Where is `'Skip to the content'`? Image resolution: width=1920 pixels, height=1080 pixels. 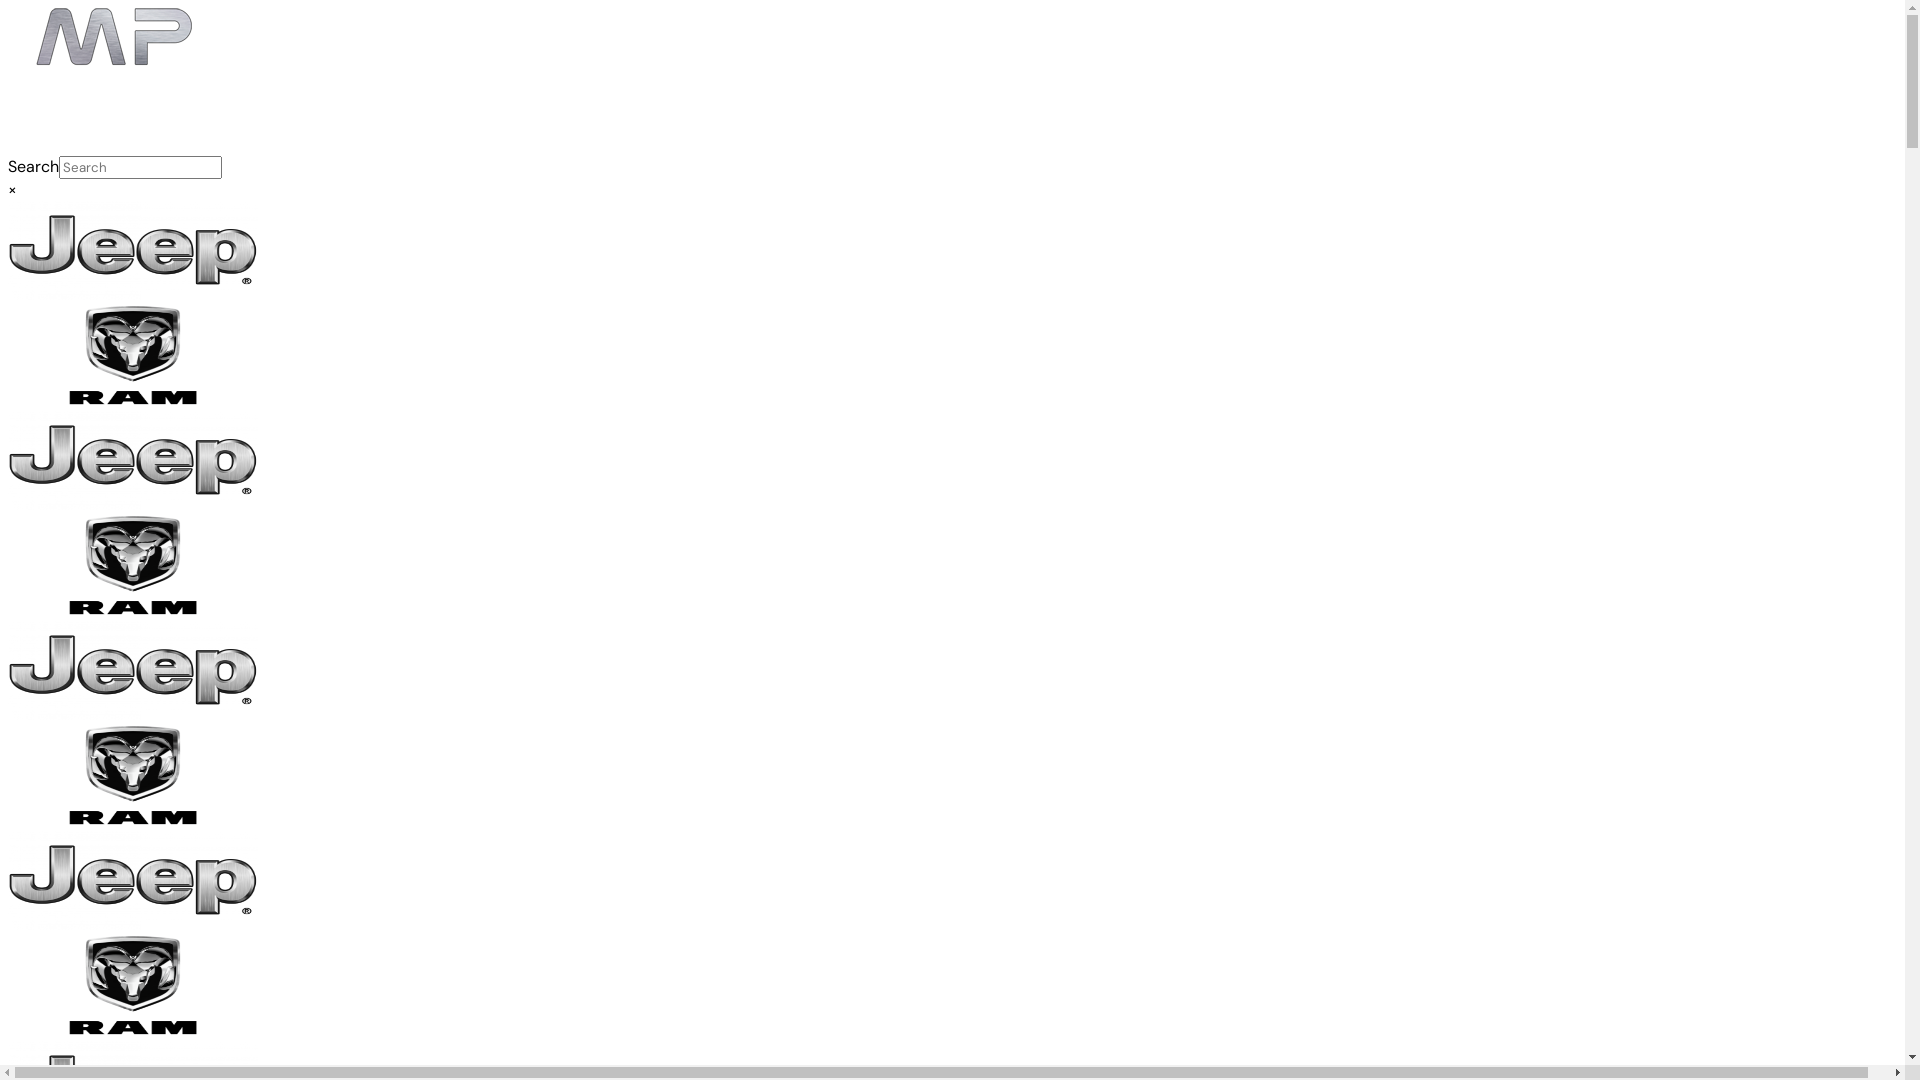 'Skip to the content' is located at coordinates (7, 7).